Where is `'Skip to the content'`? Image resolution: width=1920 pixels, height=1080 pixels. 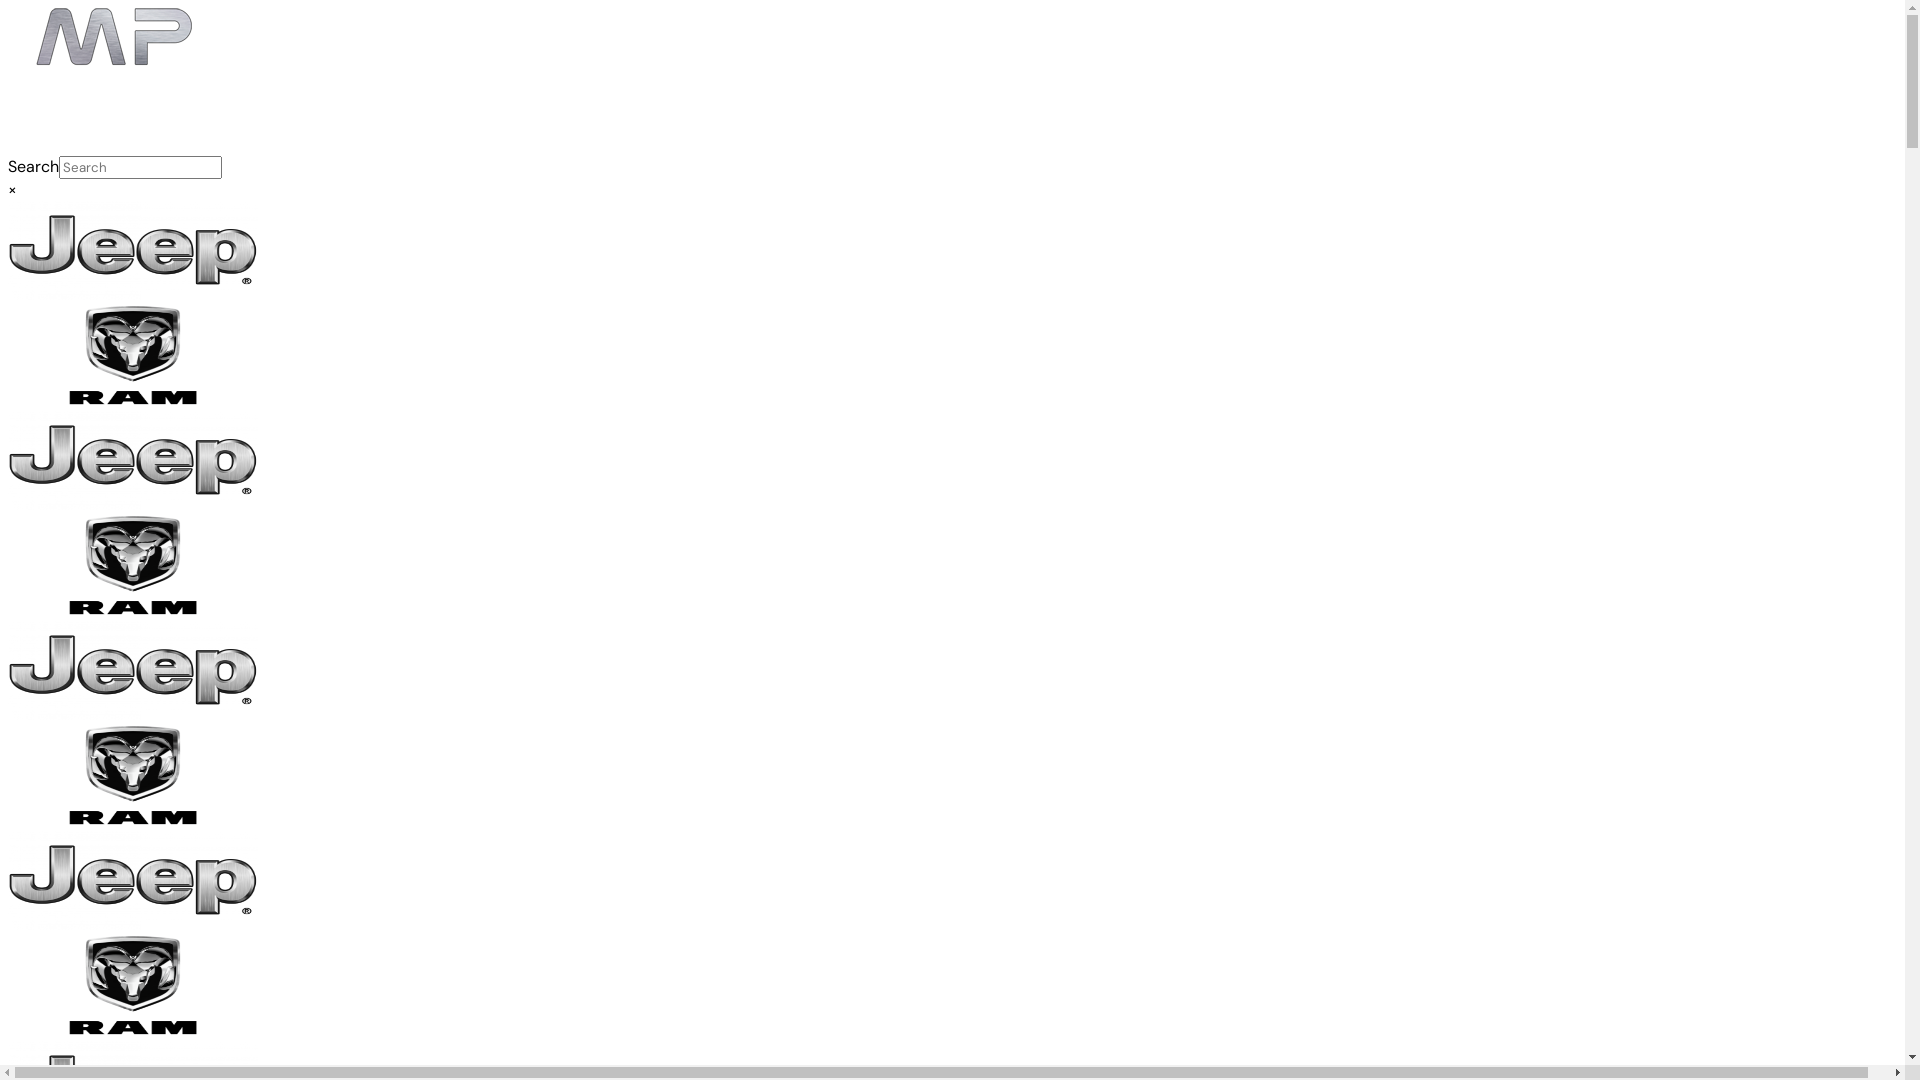 'Skip to the content' is located at coordinates (7, 7).